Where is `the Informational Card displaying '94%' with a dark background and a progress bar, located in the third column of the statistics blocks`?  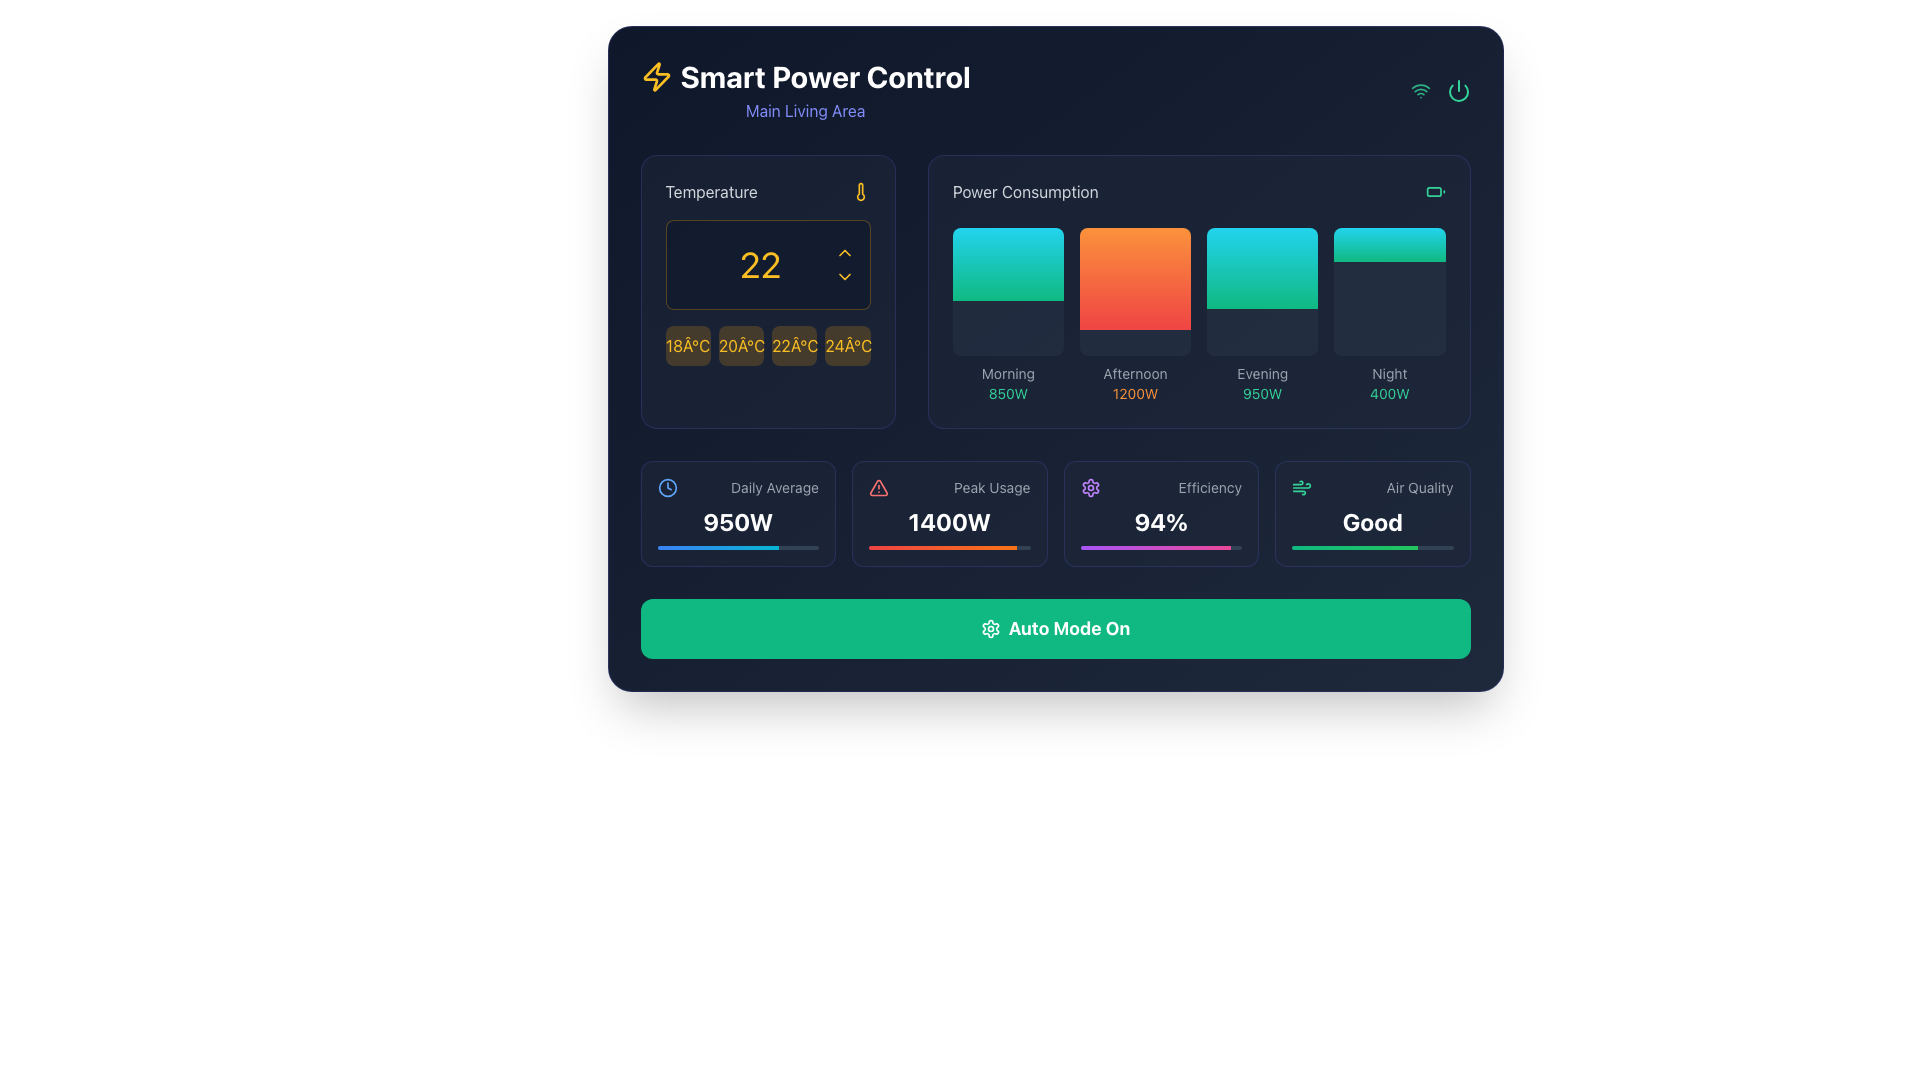
the Informational Card displaying '94%' with a dark background and a progress bar, located in the third column of the statistics blocks is located at coordinates (1054, 512).